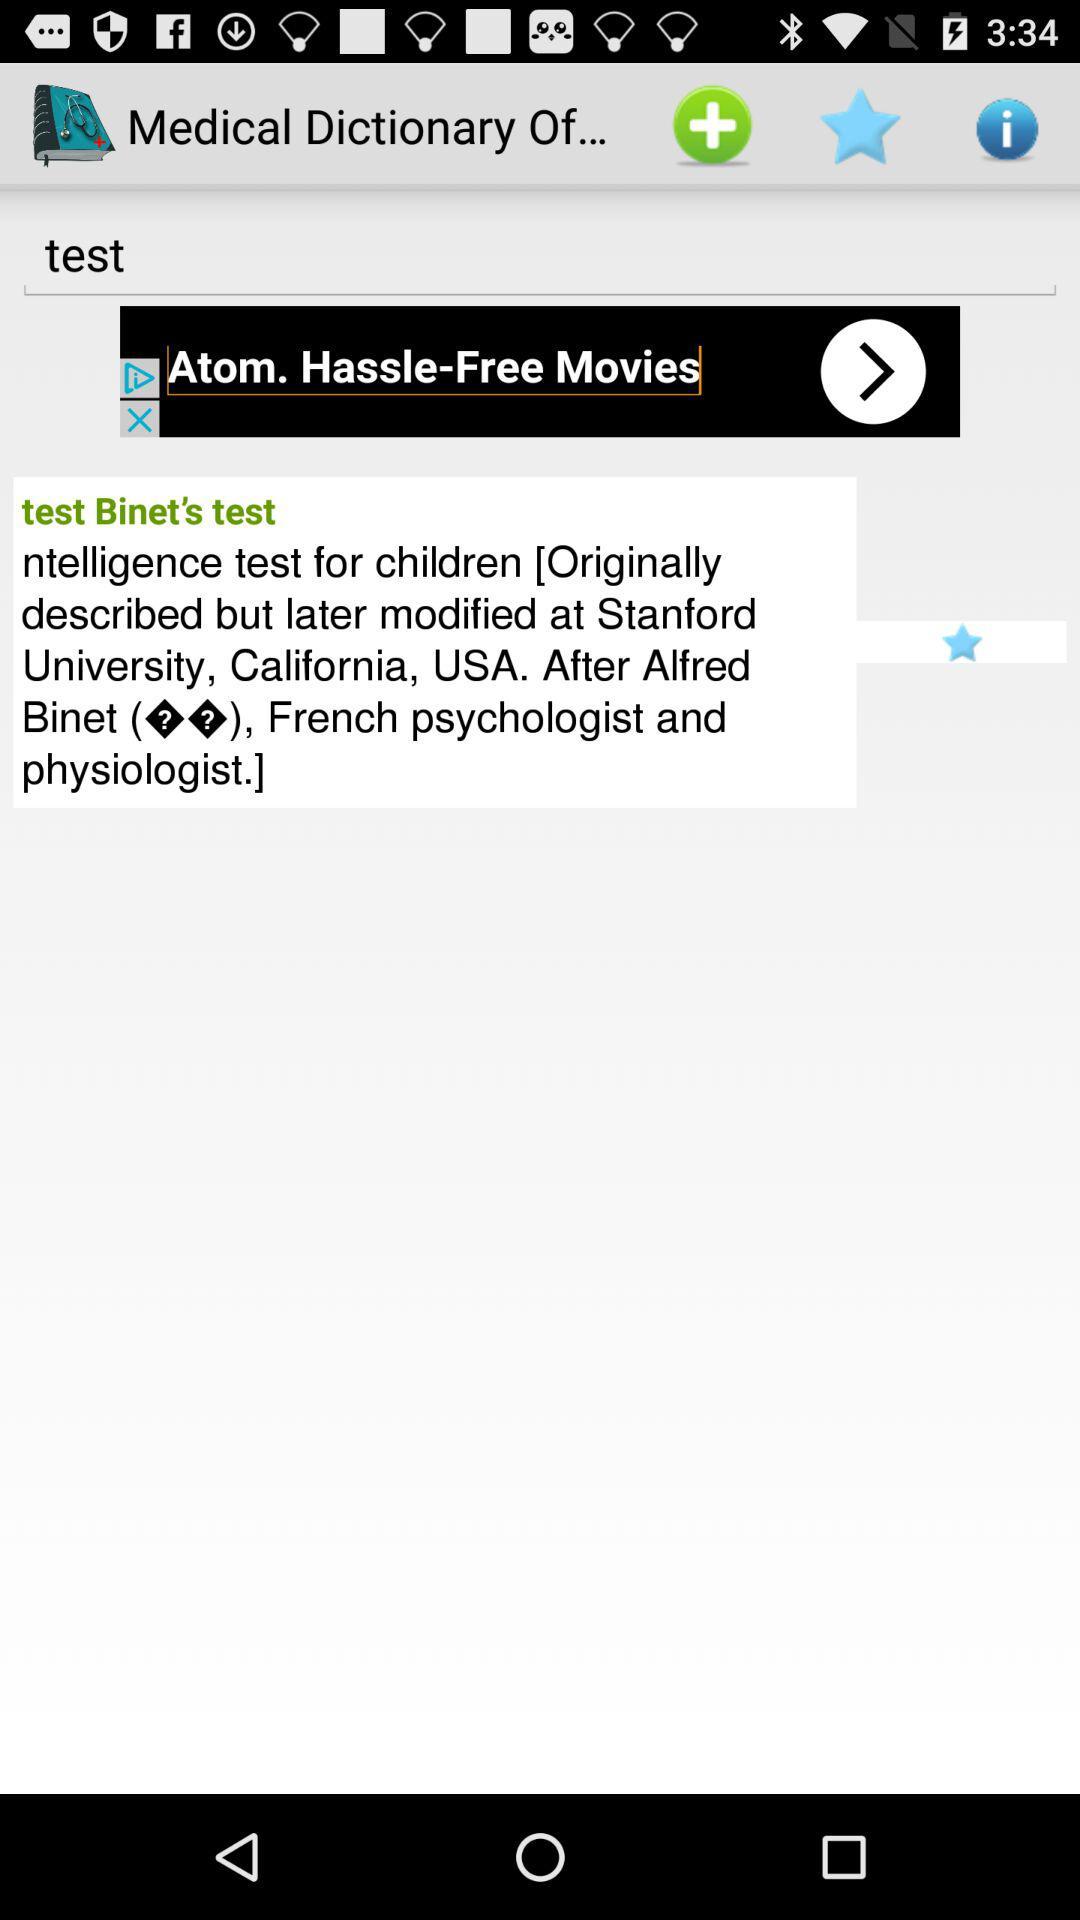 The width and height of the screenshot is (1080, 1920). What do you see at coordinates (960, 642) in the screenshot?
I see `ratting` at bounding box center [960, 642].